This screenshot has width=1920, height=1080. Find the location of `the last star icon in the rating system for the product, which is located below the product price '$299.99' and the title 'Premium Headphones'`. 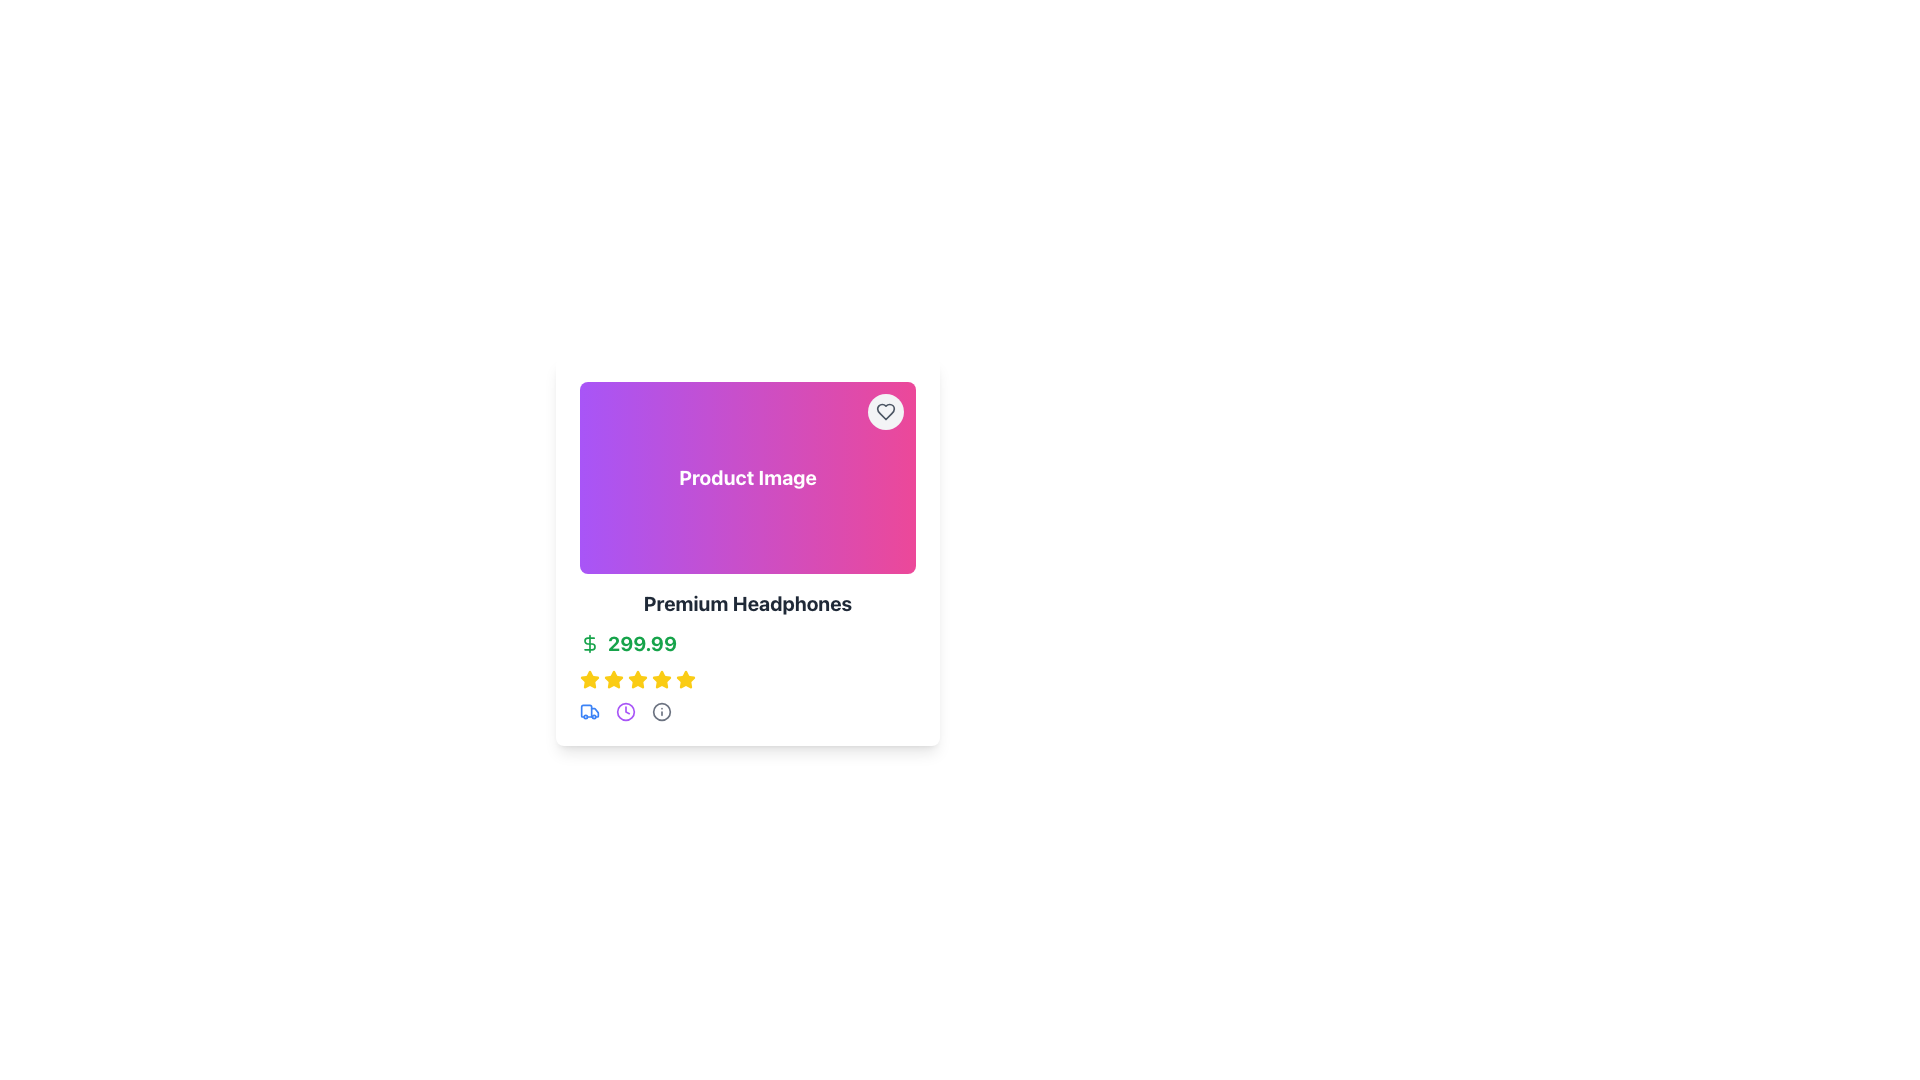

the last star icon in the rating system for the product, which is located below the product price '$299.99' and the title 'Premium Headphones' is located at coordinates (686, 678).